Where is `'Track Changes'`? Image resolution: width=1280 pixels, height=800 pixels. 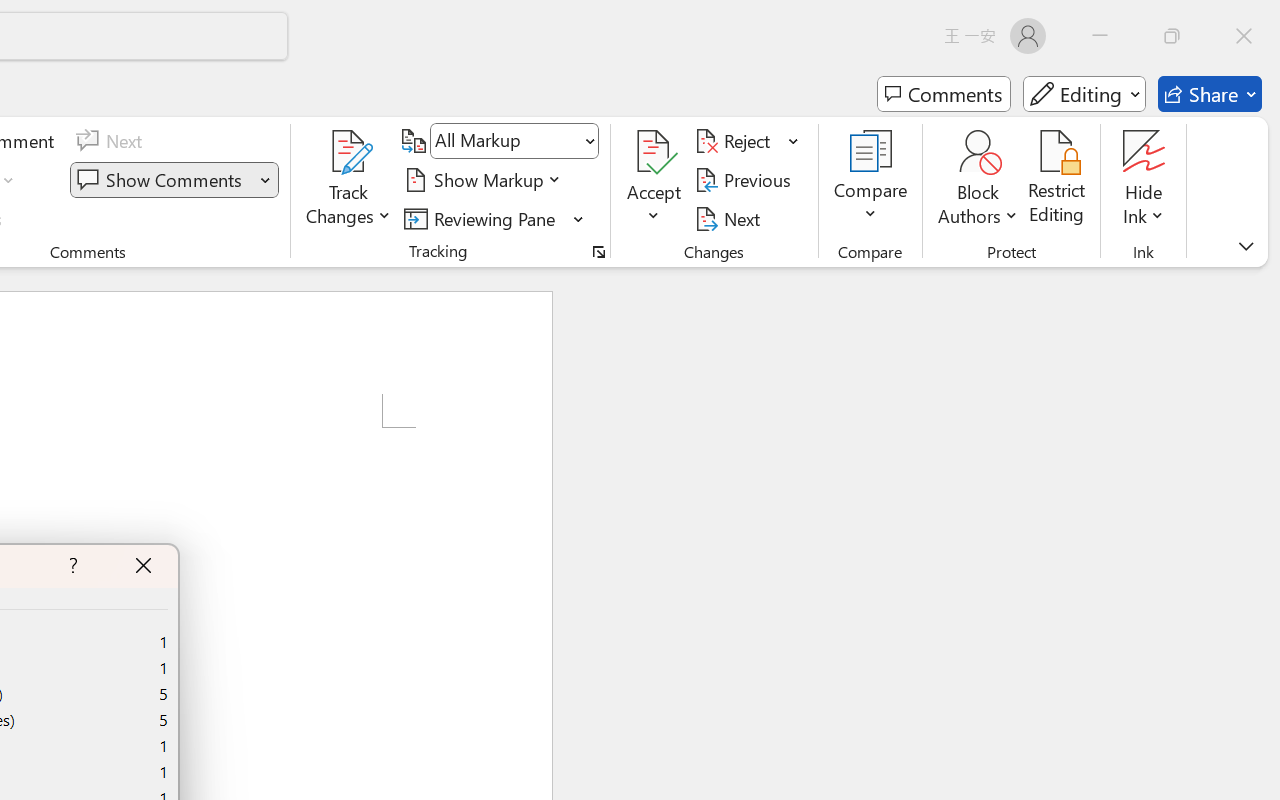
'Track Changes' is located at coordinates (349, 151).